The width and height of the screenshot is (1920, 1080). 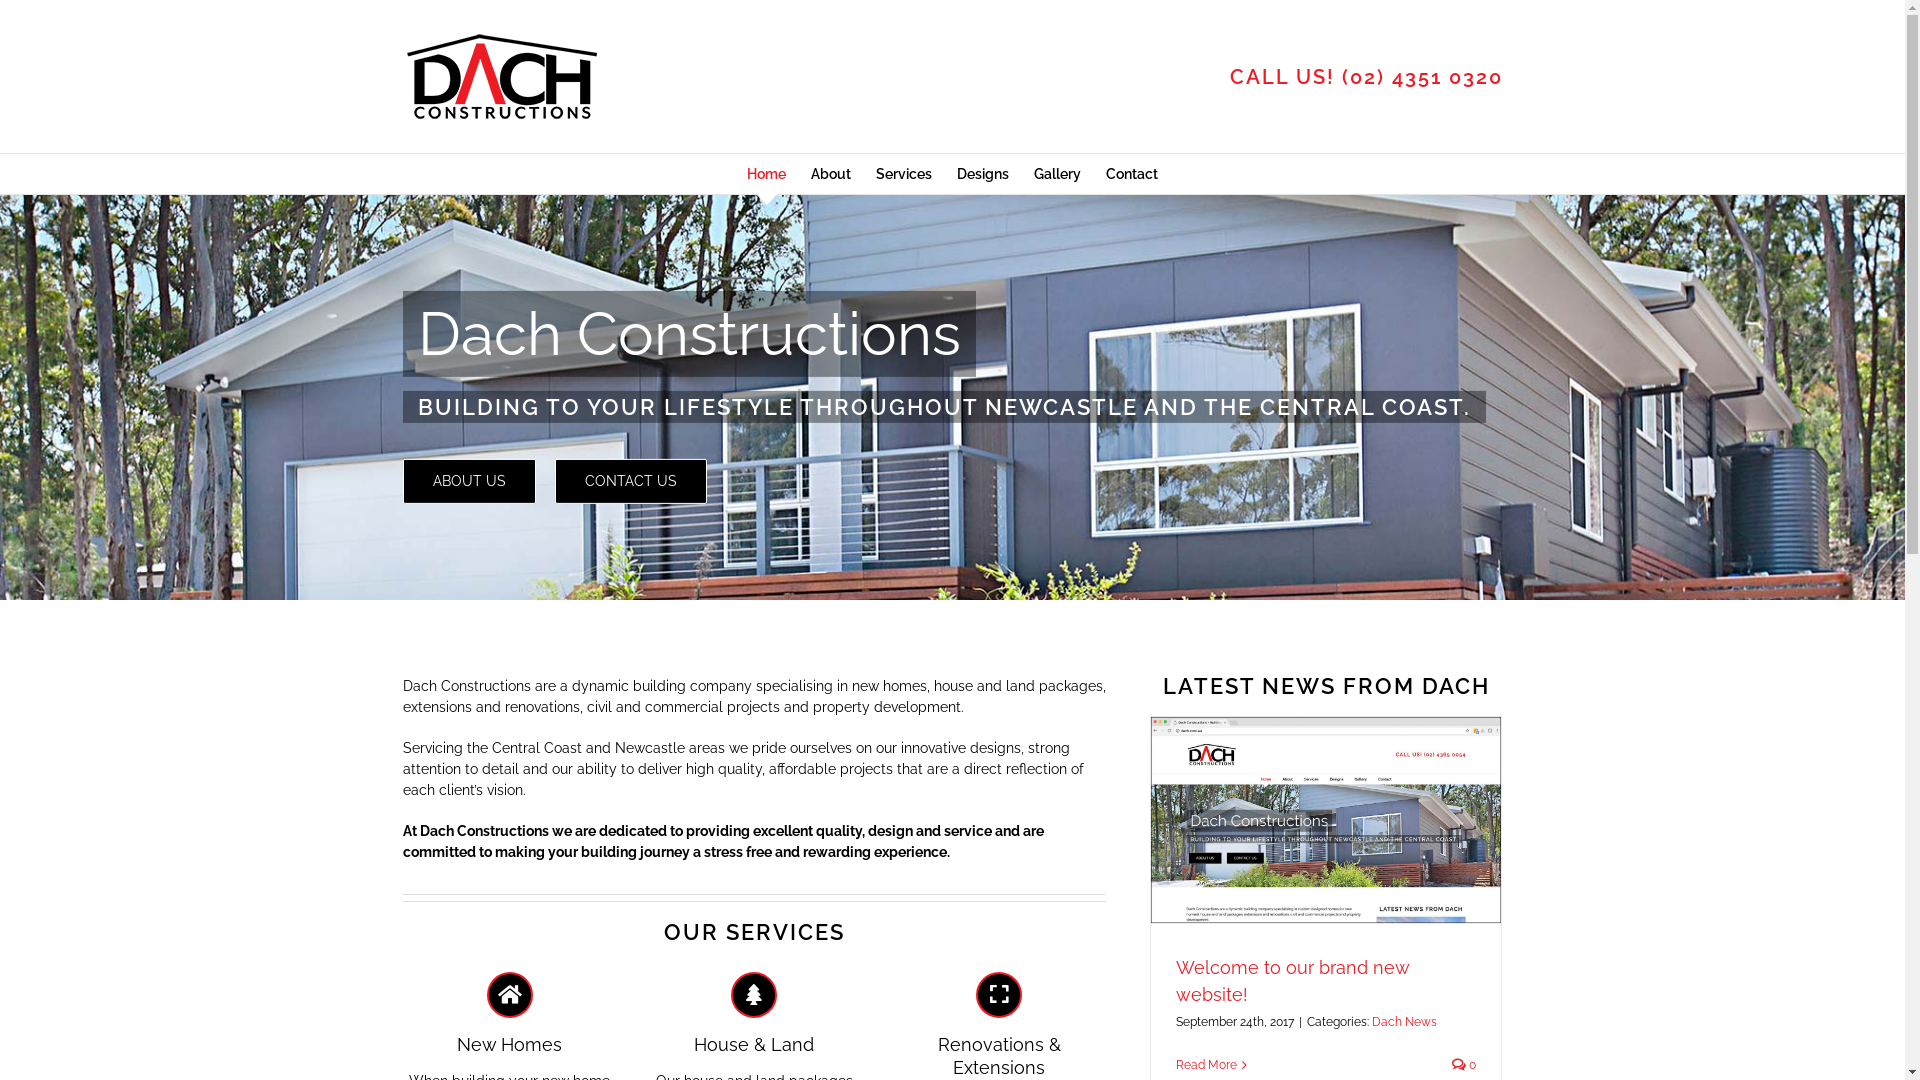 I want to click on 'Read More', so click(x=1205, y=1063).